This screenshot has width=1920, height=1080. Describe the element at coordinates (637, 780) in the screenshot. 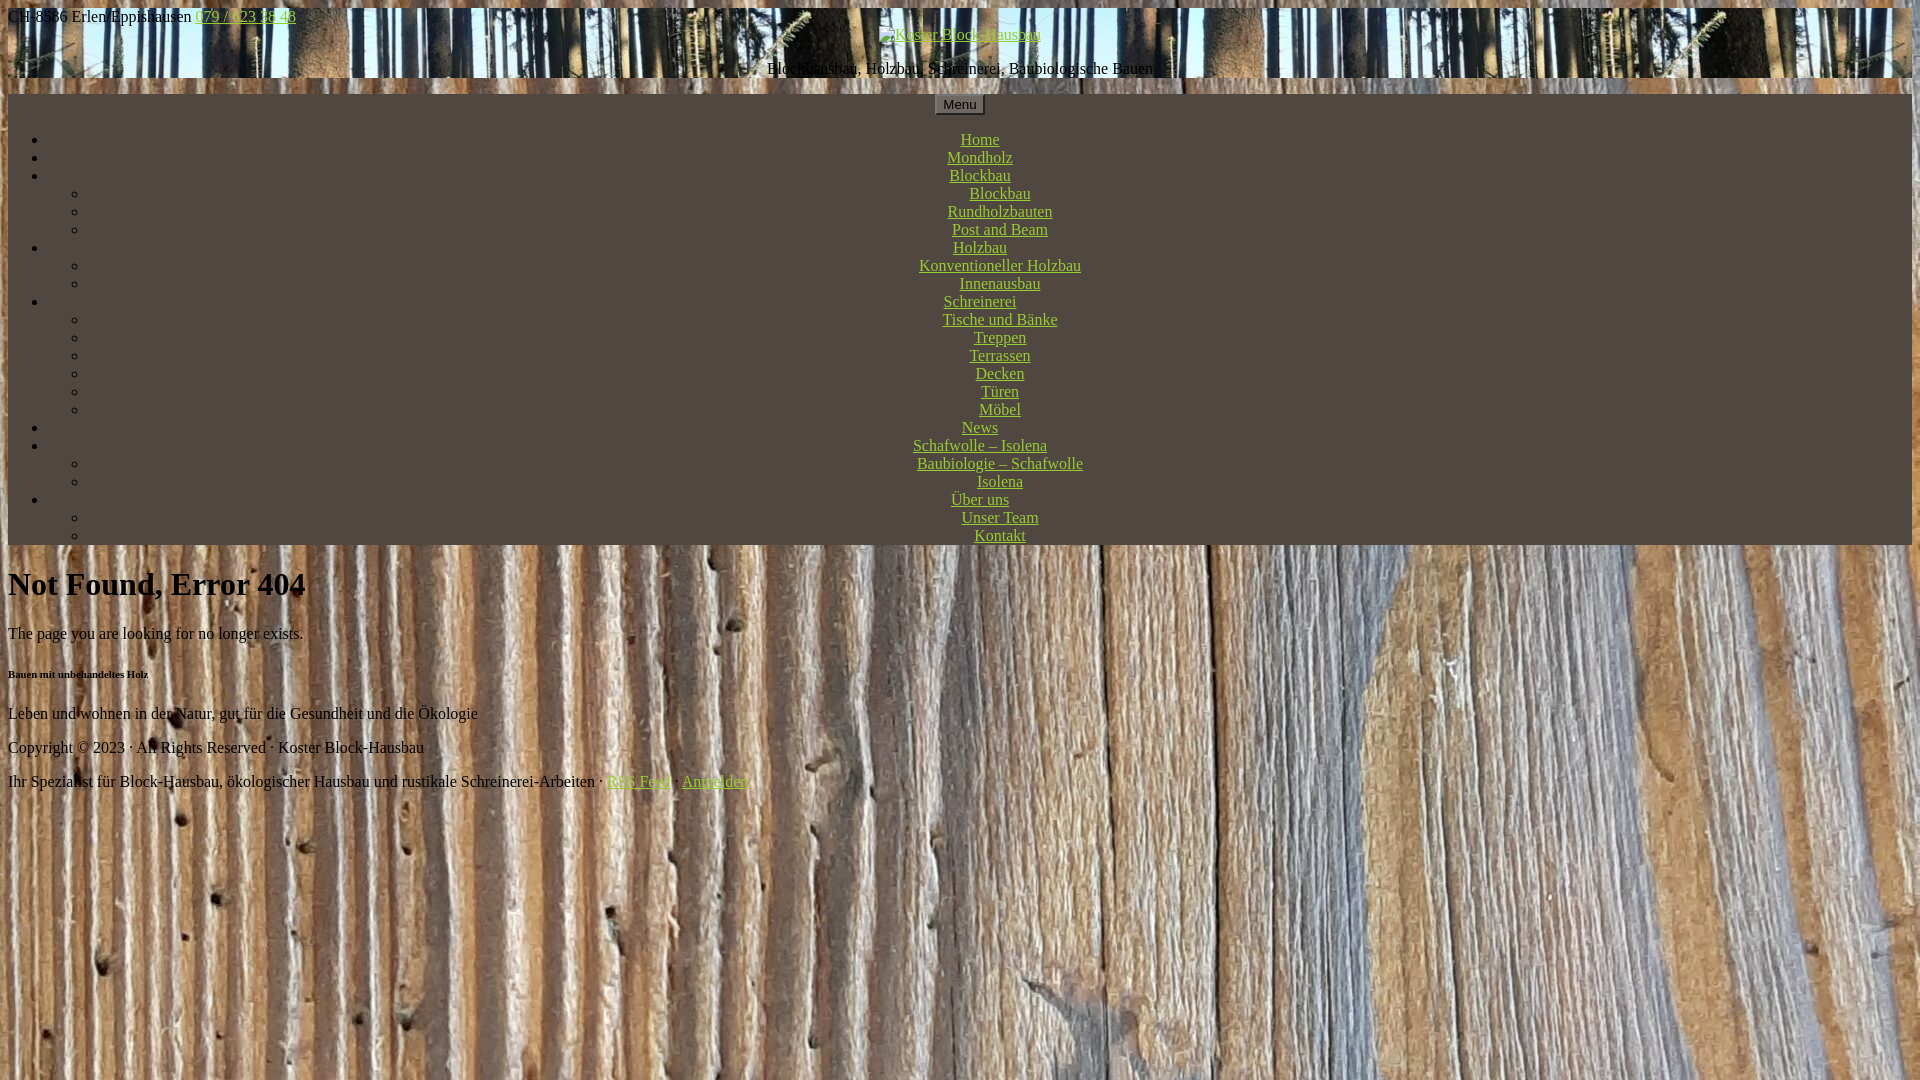

I see `'RSS Feed'` at that location.